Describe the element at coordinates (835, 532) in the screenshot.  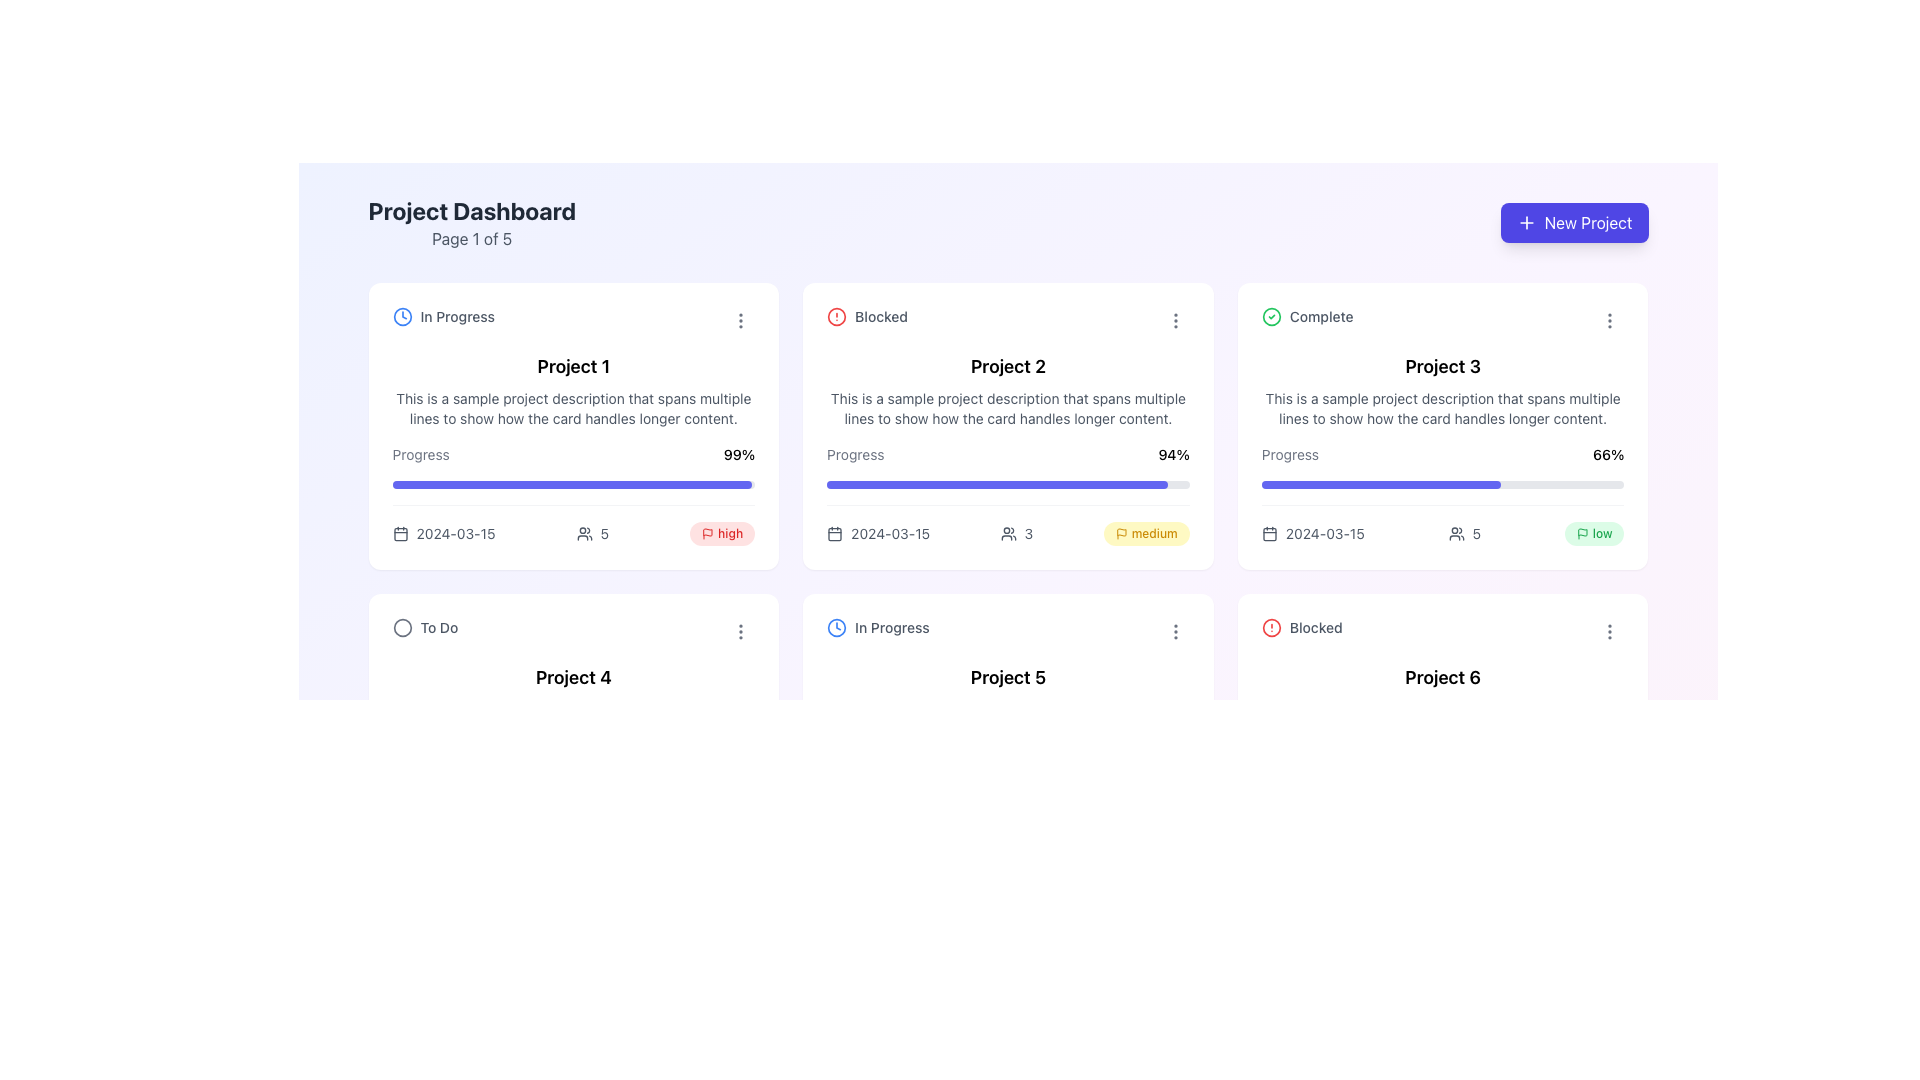
I see `the calendar icon located at the bottom-left section of the 'Project 2' card in the dashboard interface` at that location.